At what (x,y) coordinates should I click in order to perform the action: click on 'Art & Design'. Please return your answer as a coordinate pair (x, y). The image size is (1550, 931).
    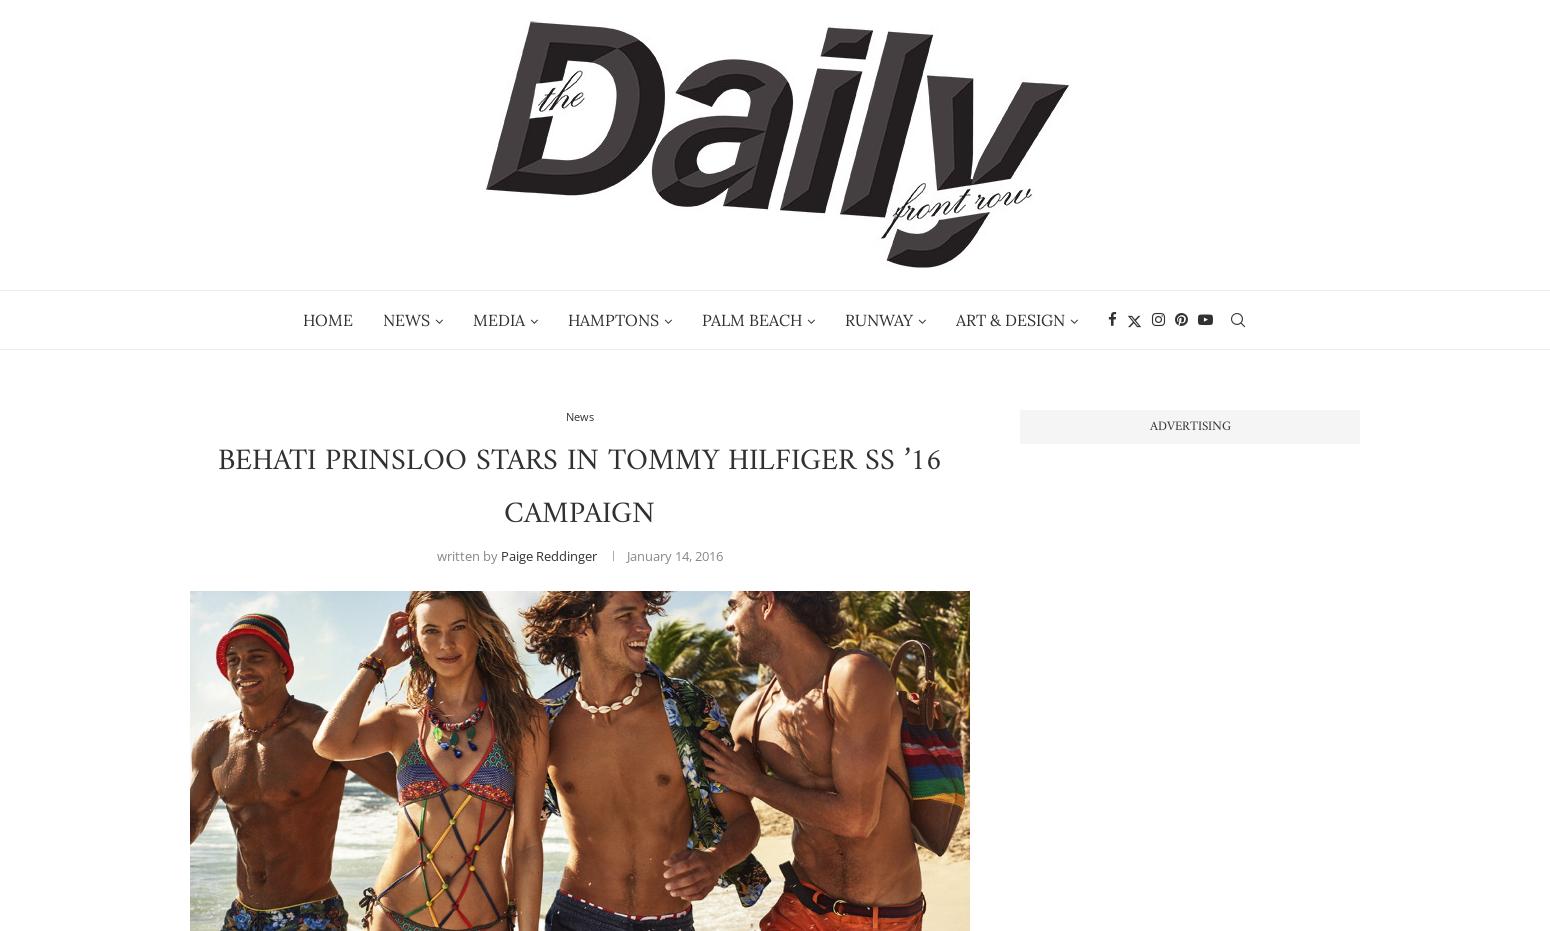
    Looking at the image, I should click on (1009, 318).